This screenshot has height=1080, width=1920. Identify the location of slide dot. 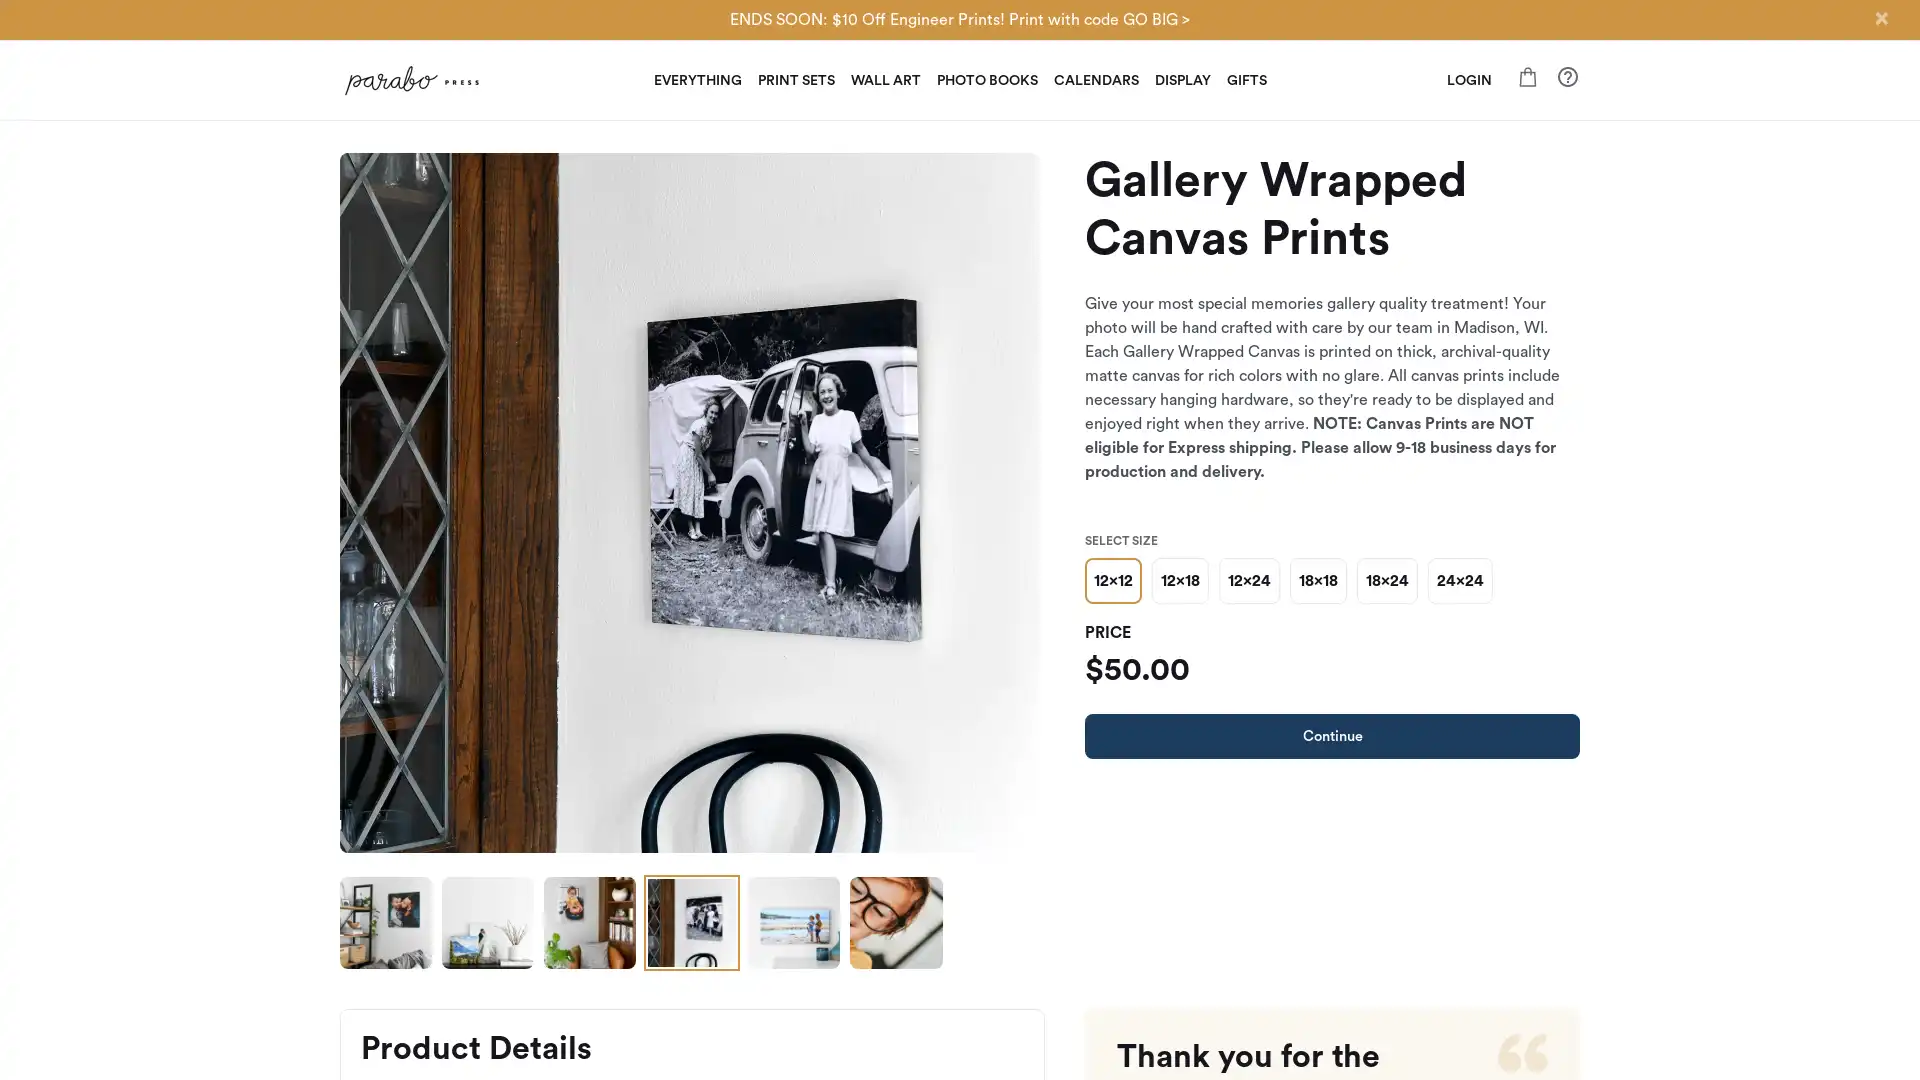
(488, 922).